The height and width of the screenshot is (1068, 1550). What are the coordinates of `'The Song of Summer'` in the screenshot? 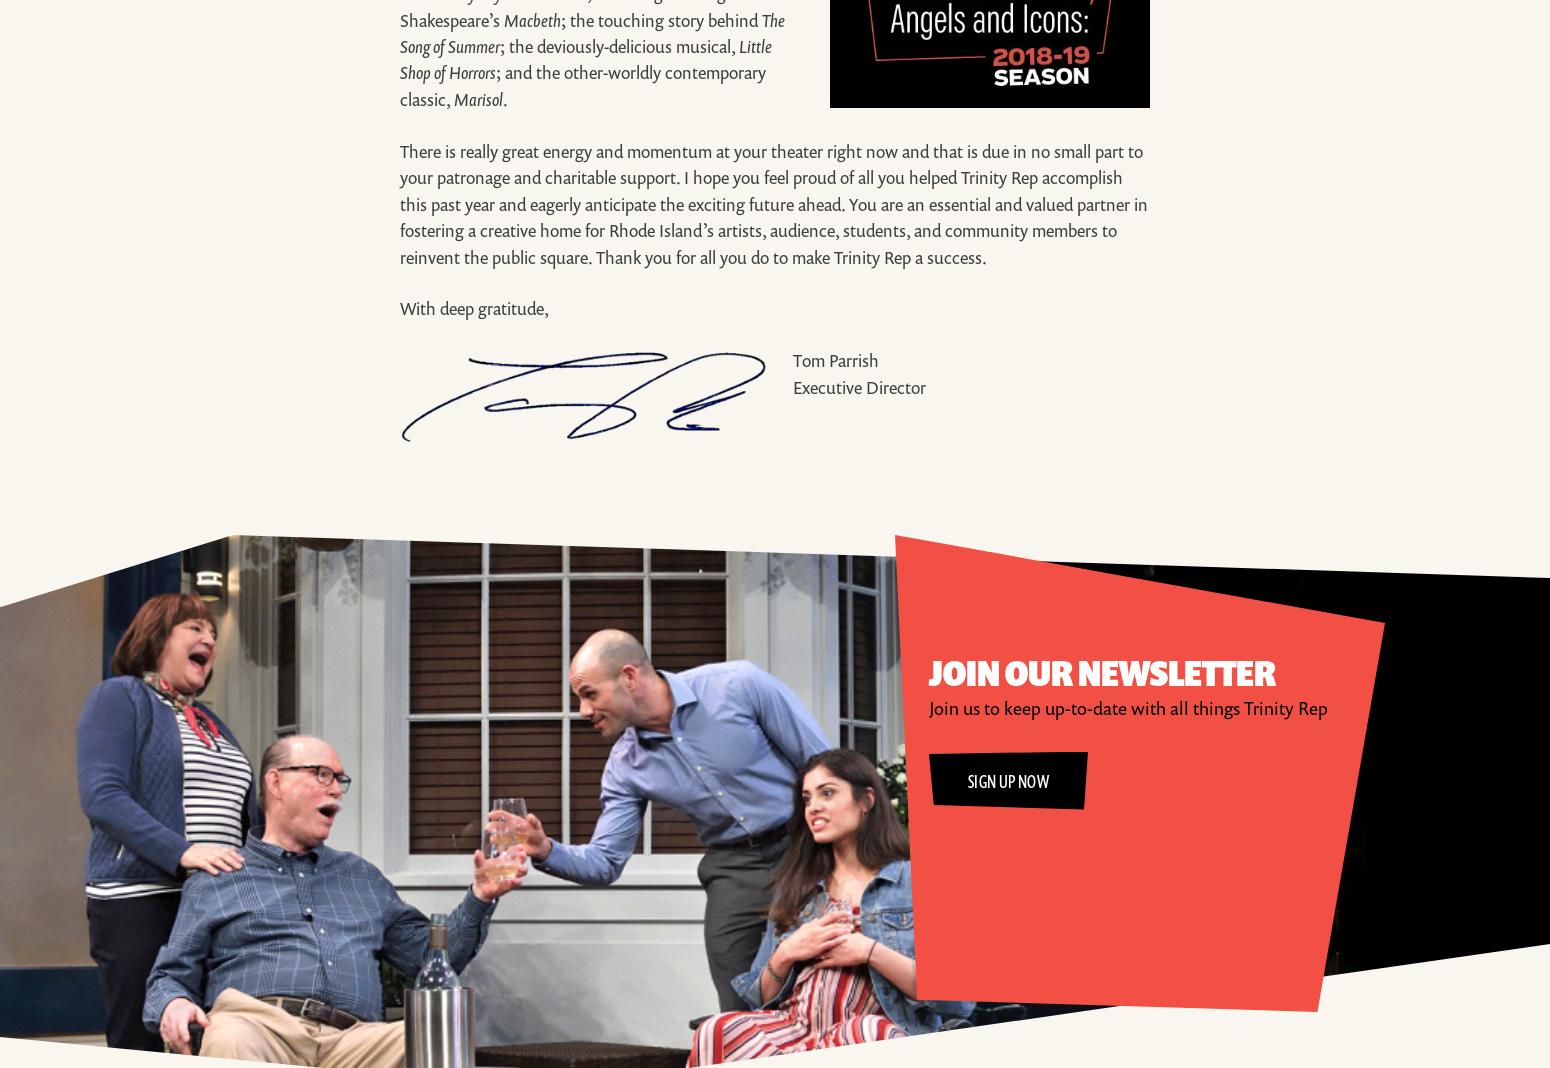 It's located at (592, 31).